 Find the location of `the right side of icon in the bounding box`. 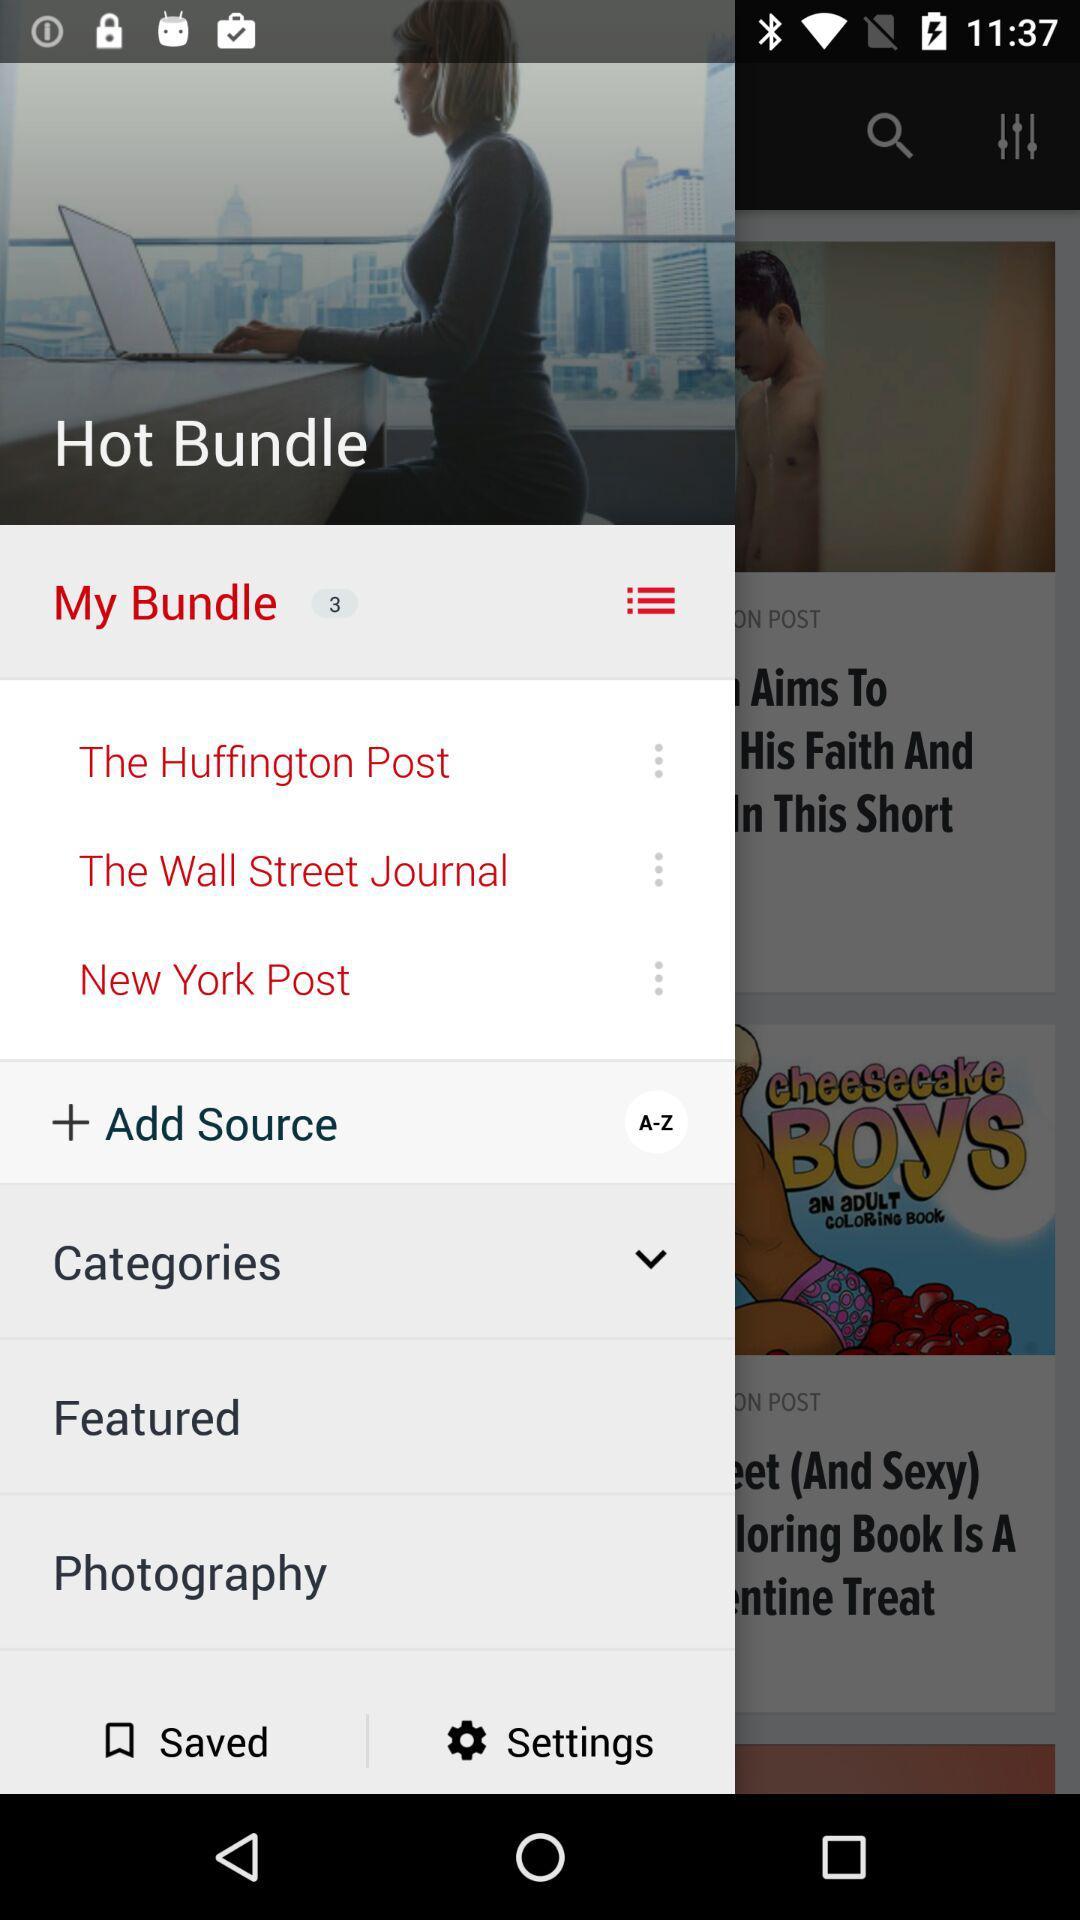

the right side of icon in the bounding box is located at coordinates (1017, 136).